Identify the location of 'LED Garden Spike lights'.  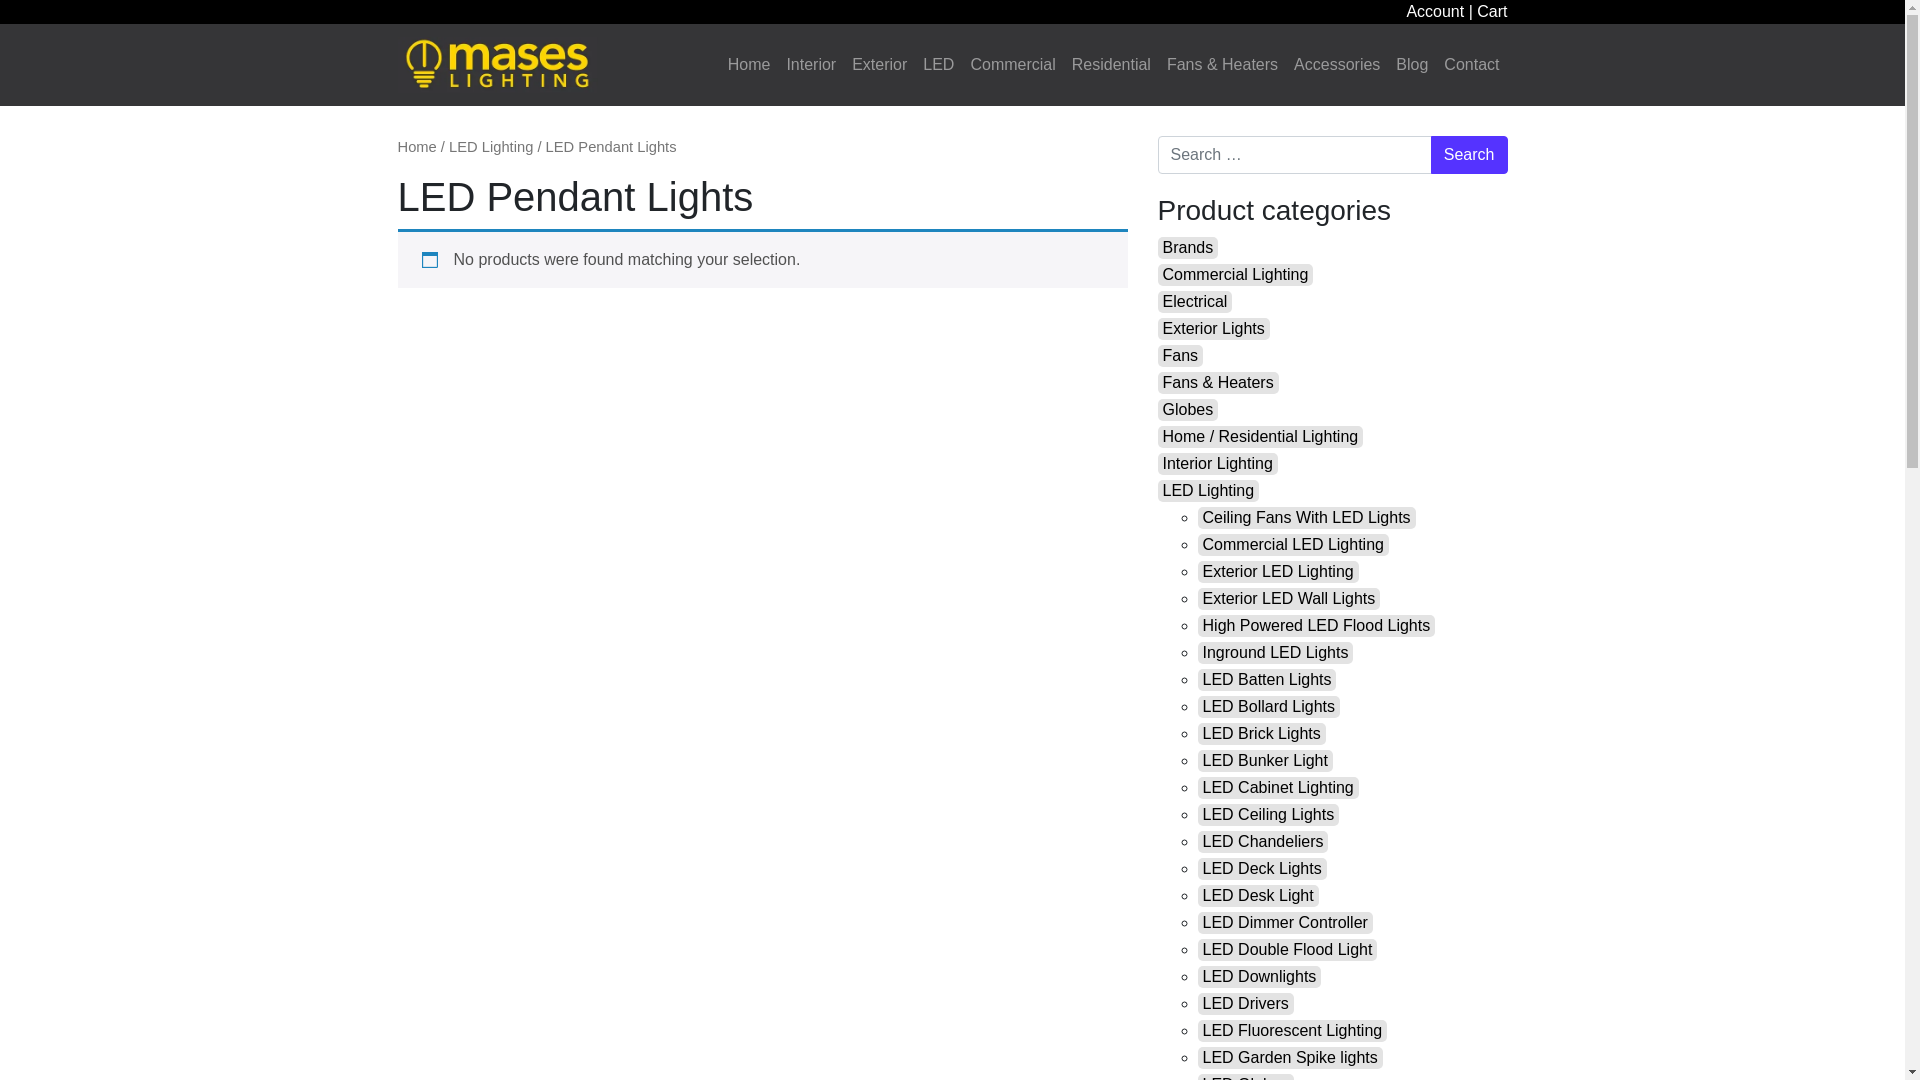
(1290, 1056).